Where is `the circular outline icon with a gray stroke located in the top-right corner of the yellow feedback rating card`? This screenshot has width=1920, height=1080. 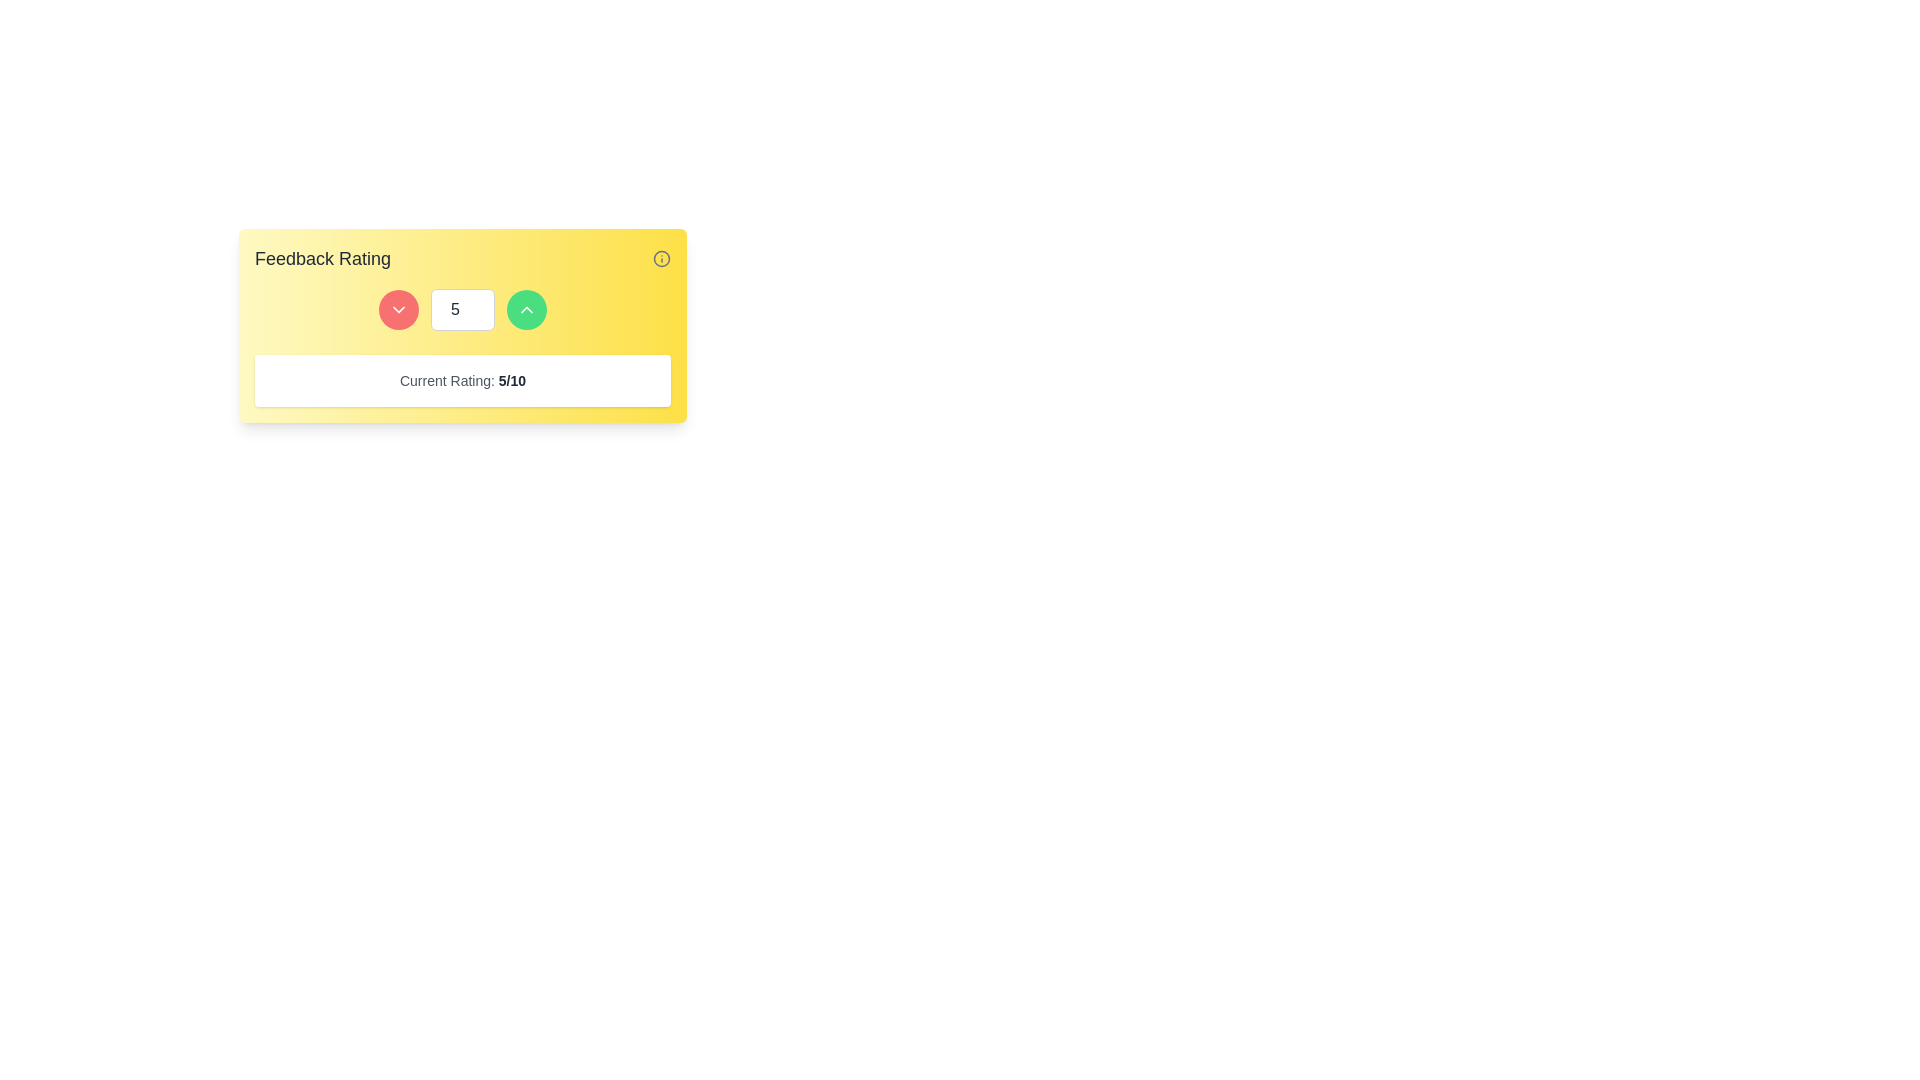 the circular outline icon with a gray stroke located in the top-right corner of the yellow feedback rating card is located at coordinates (662, 257).